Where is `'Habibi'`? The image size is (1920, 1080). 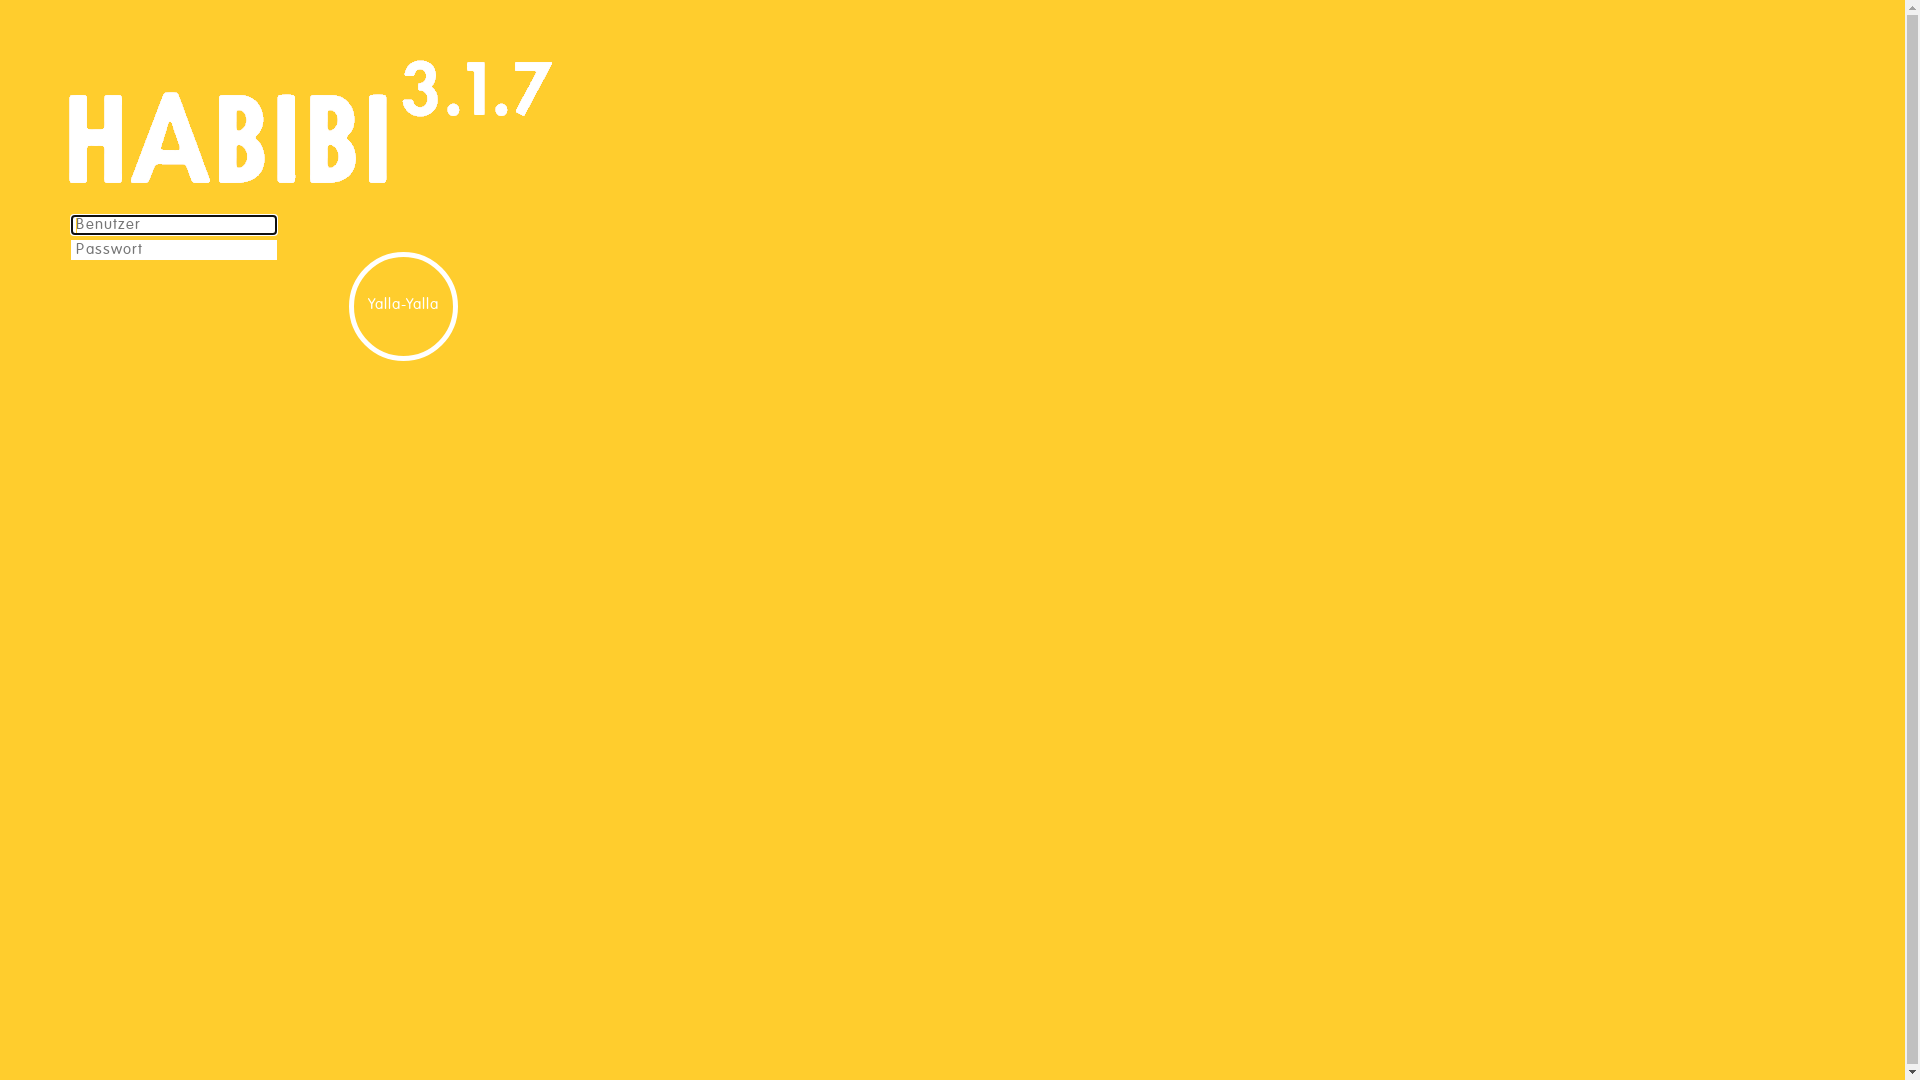 'Habibi' is located at coordinates (490, 119).